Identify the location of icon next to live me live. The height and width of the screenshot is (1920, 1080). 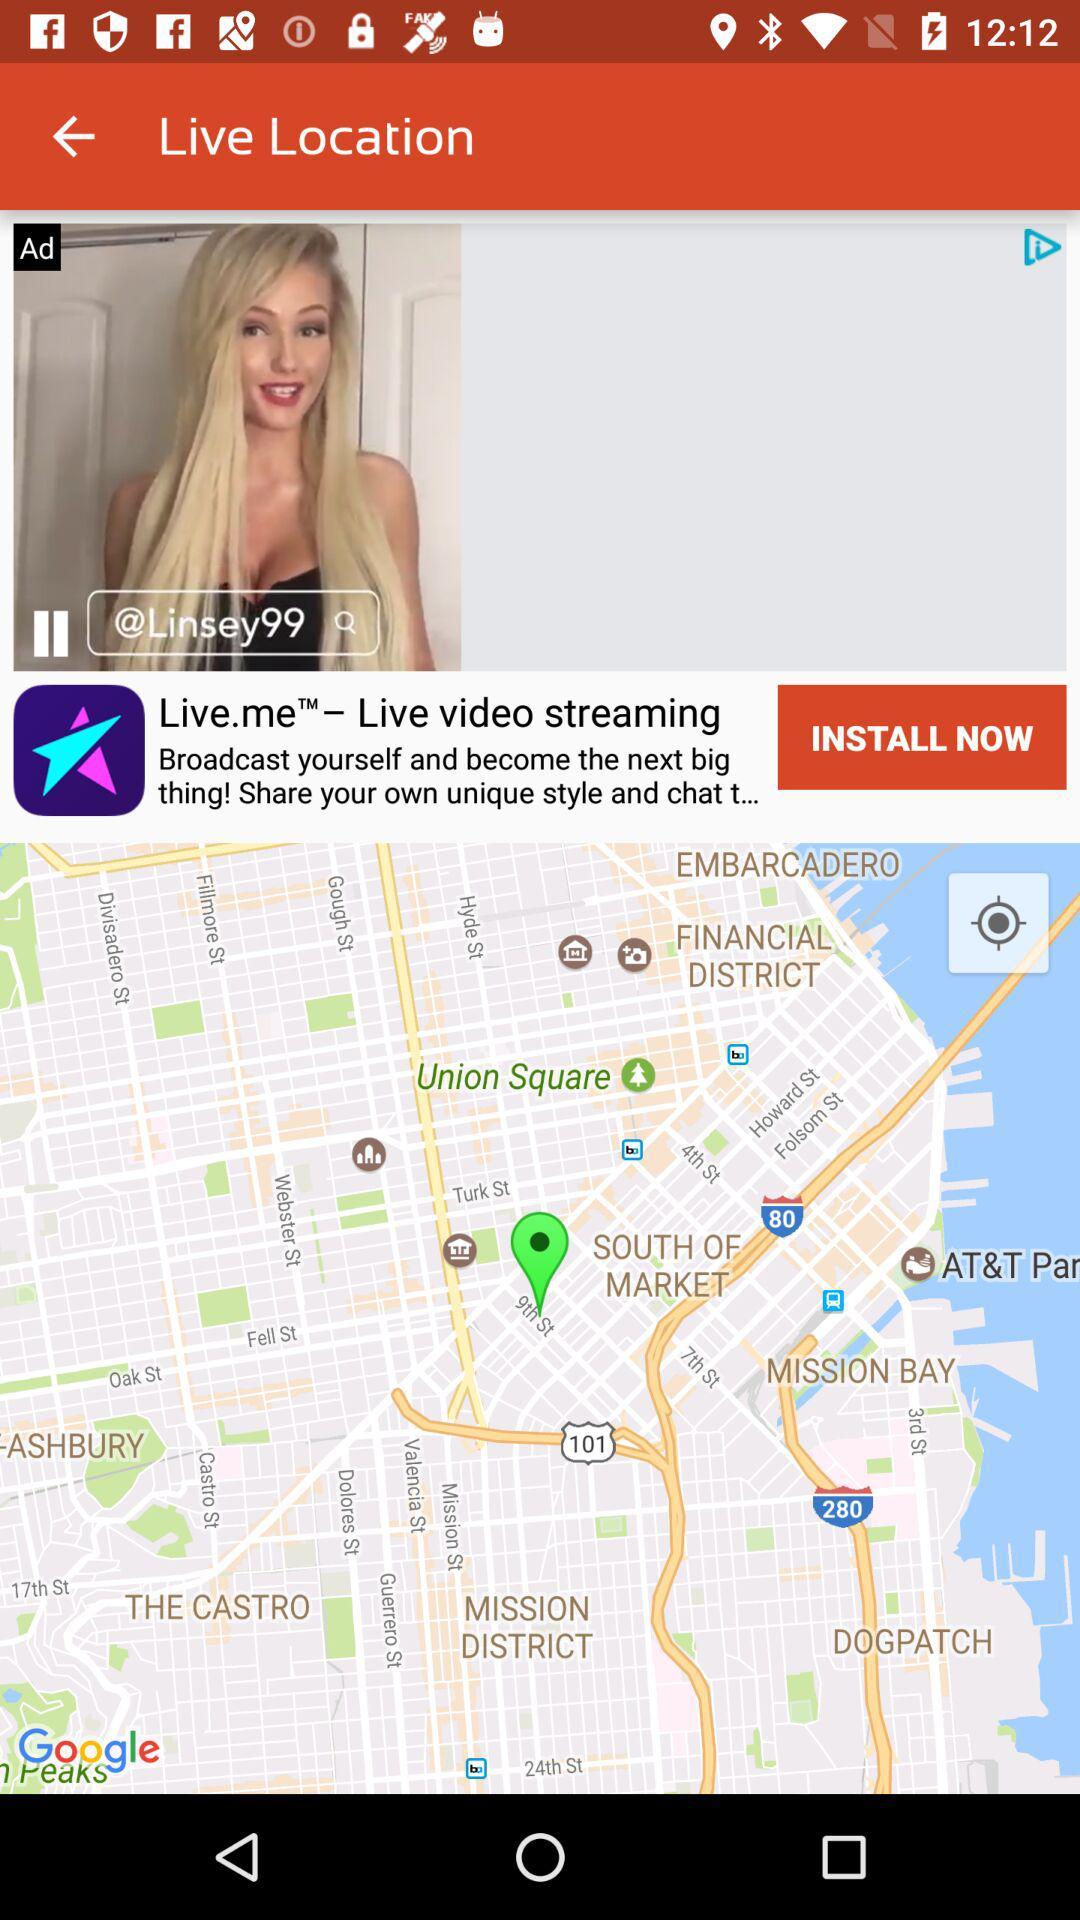
(49, 632).